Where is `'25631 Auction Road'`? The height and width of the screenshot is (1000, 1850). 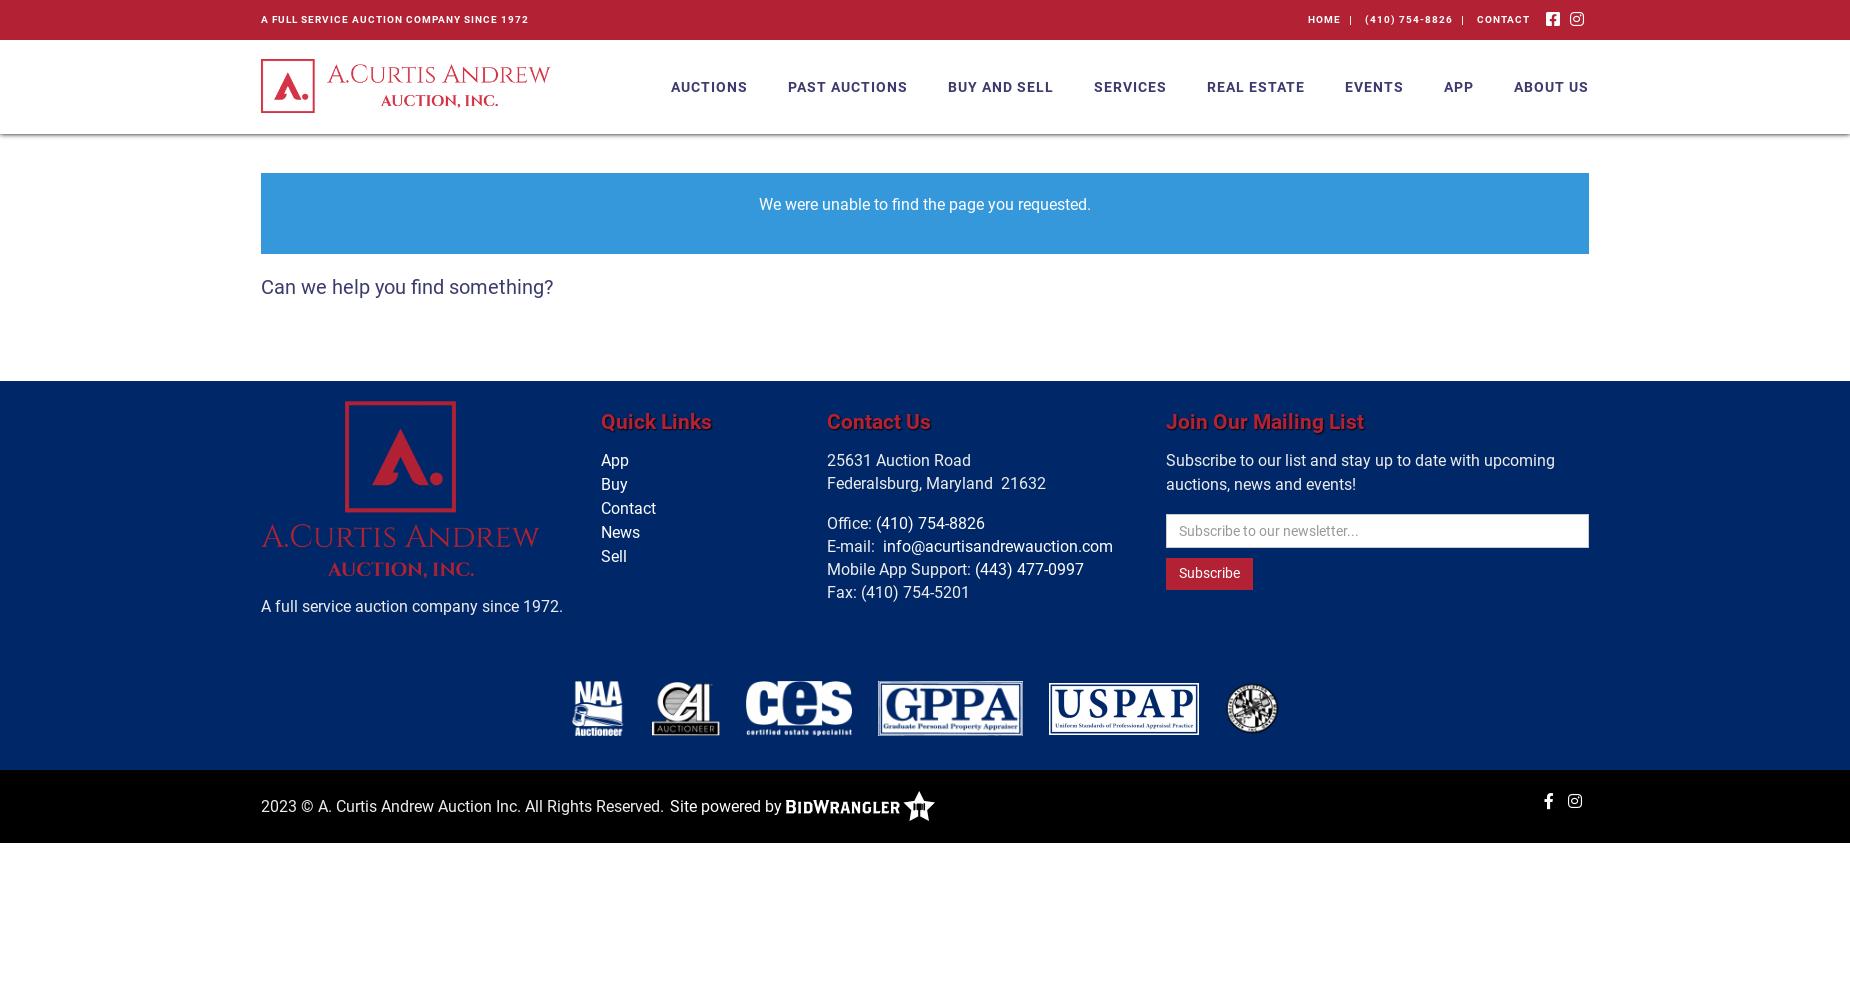
'25631 Auction Road' is located at coordinates (897, 459).